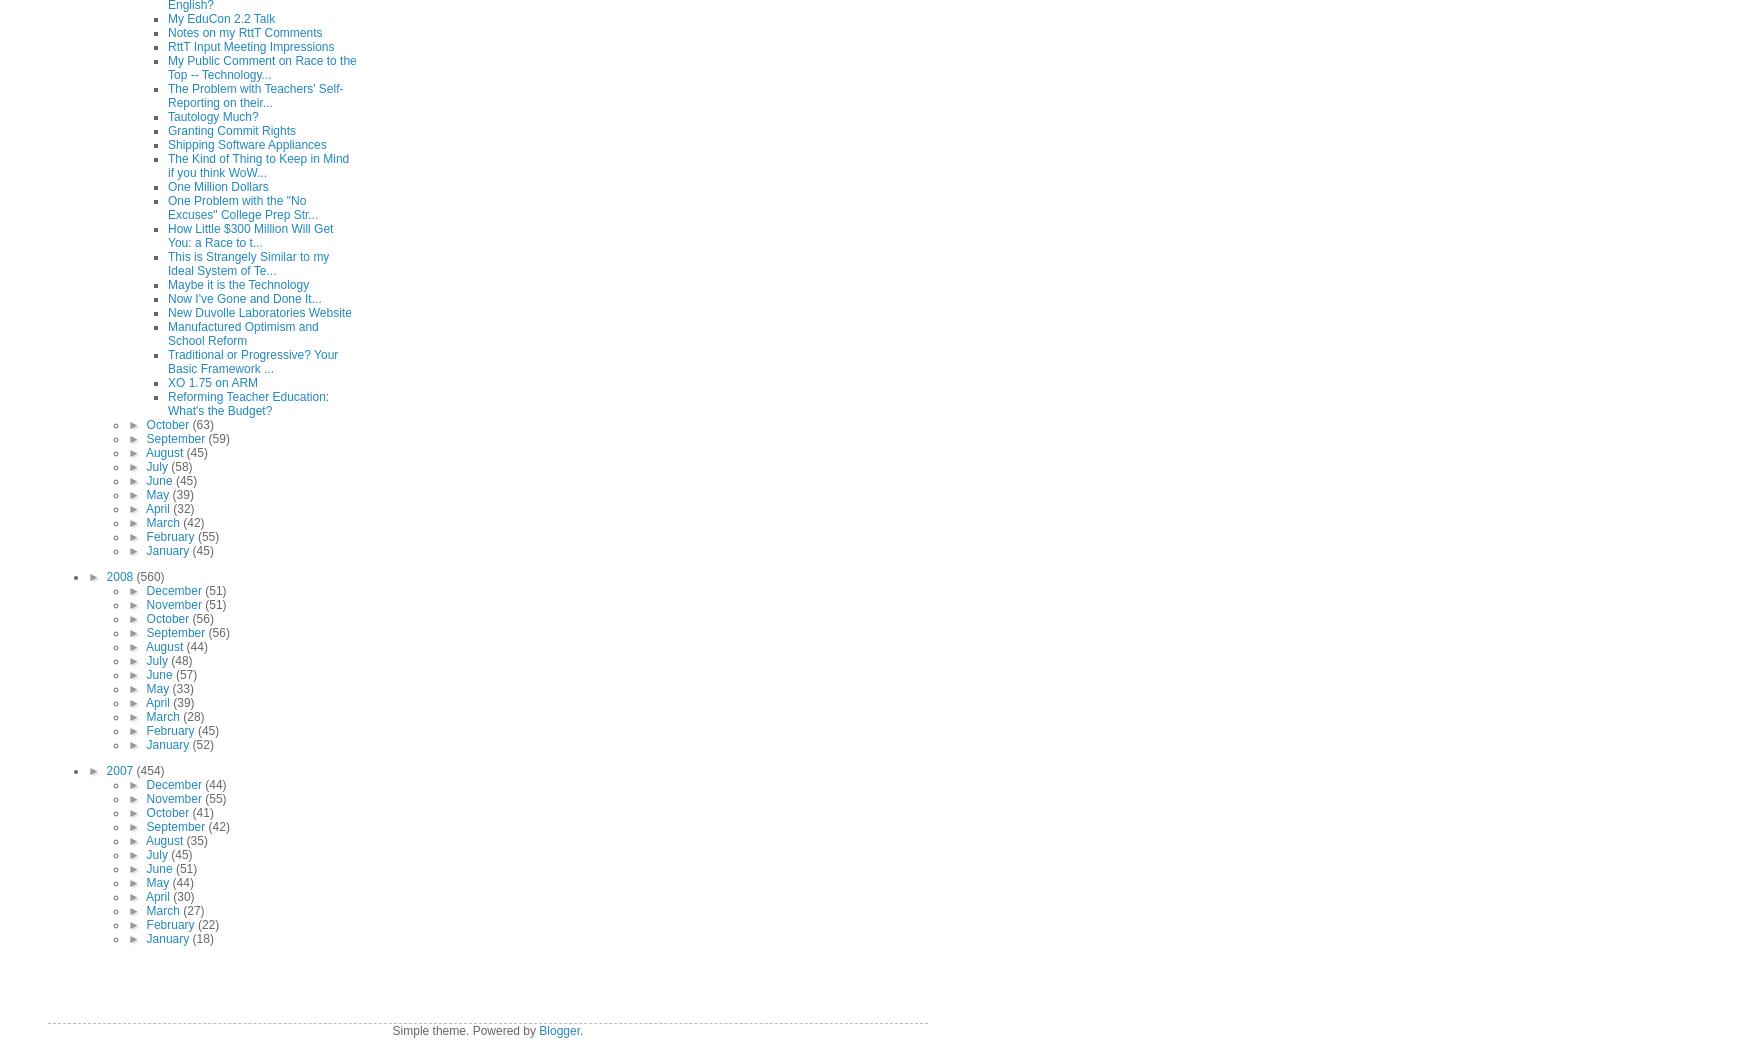  Describe the element at coordinates (148, 577) in the screenshot. I see `'(560)'` at that location.